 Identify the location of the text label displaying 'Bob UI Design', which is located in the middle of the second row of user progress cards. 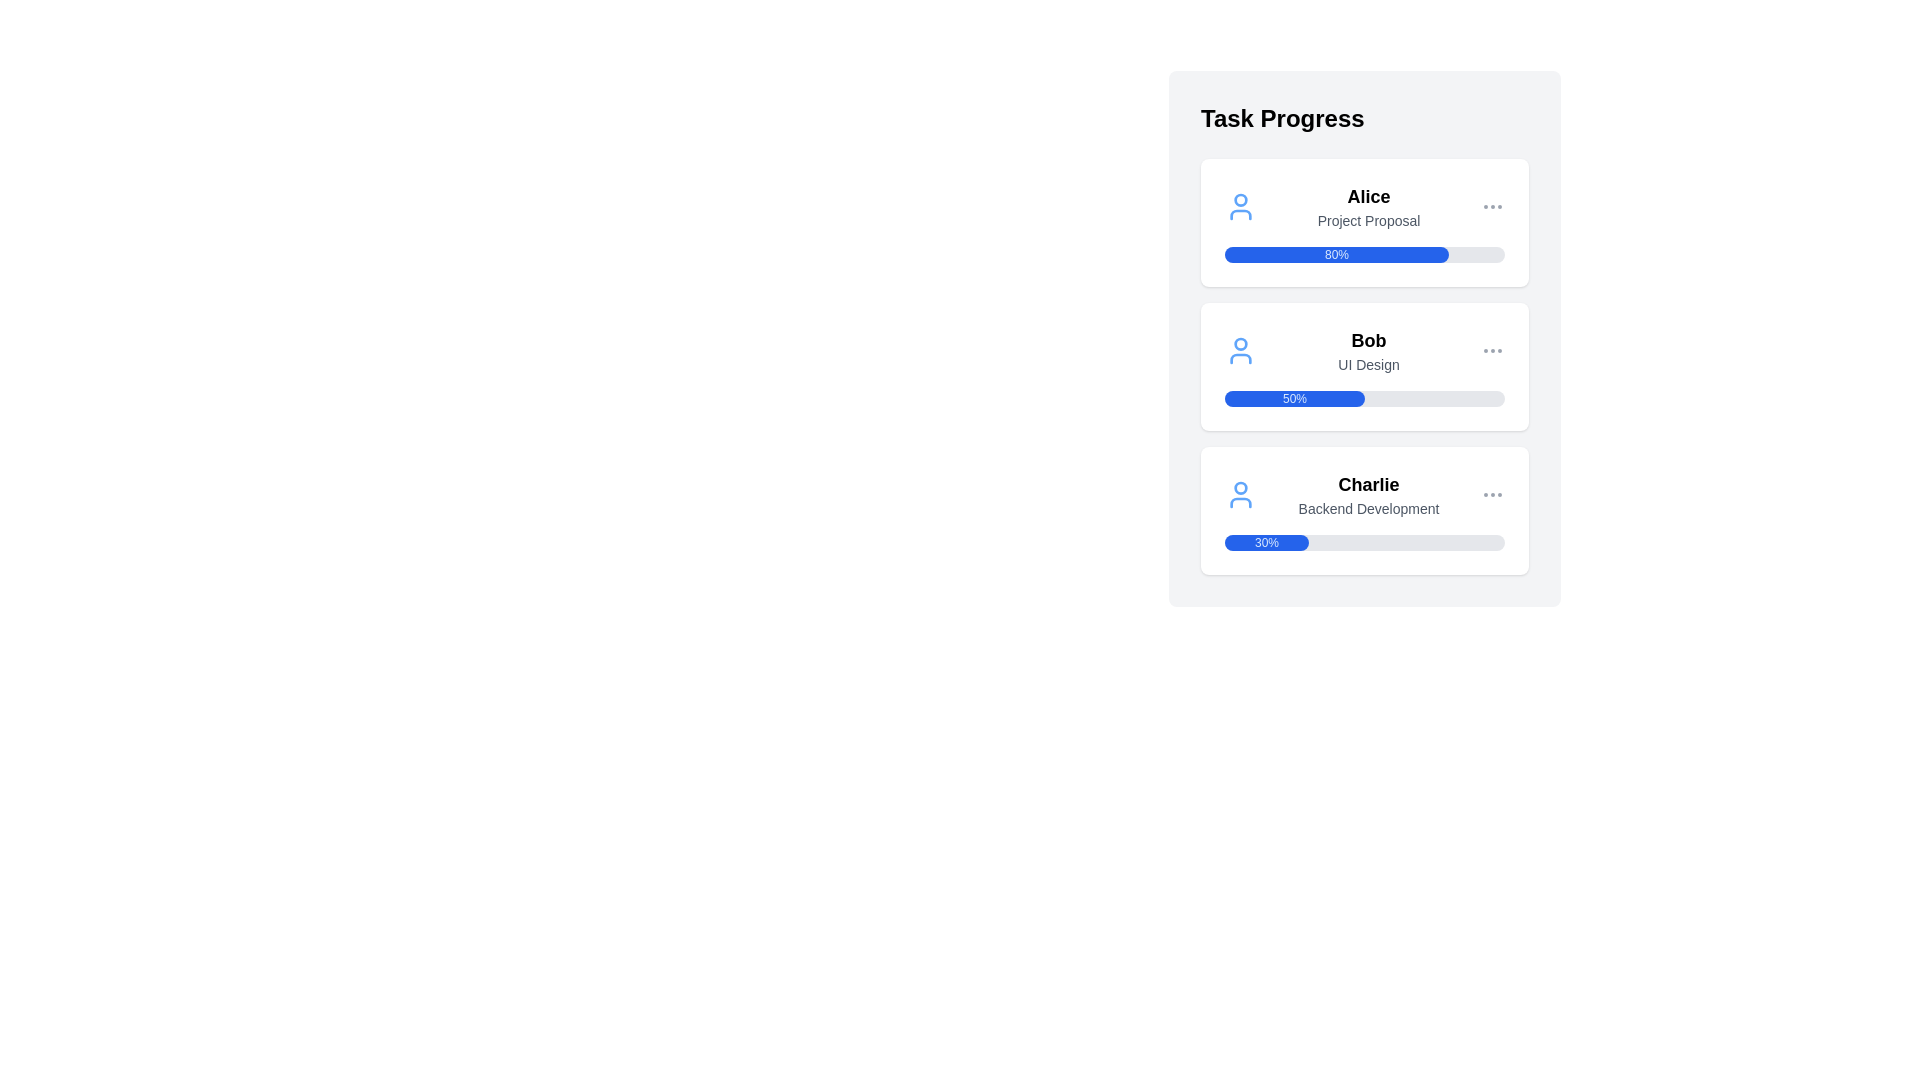
(1367, 350).